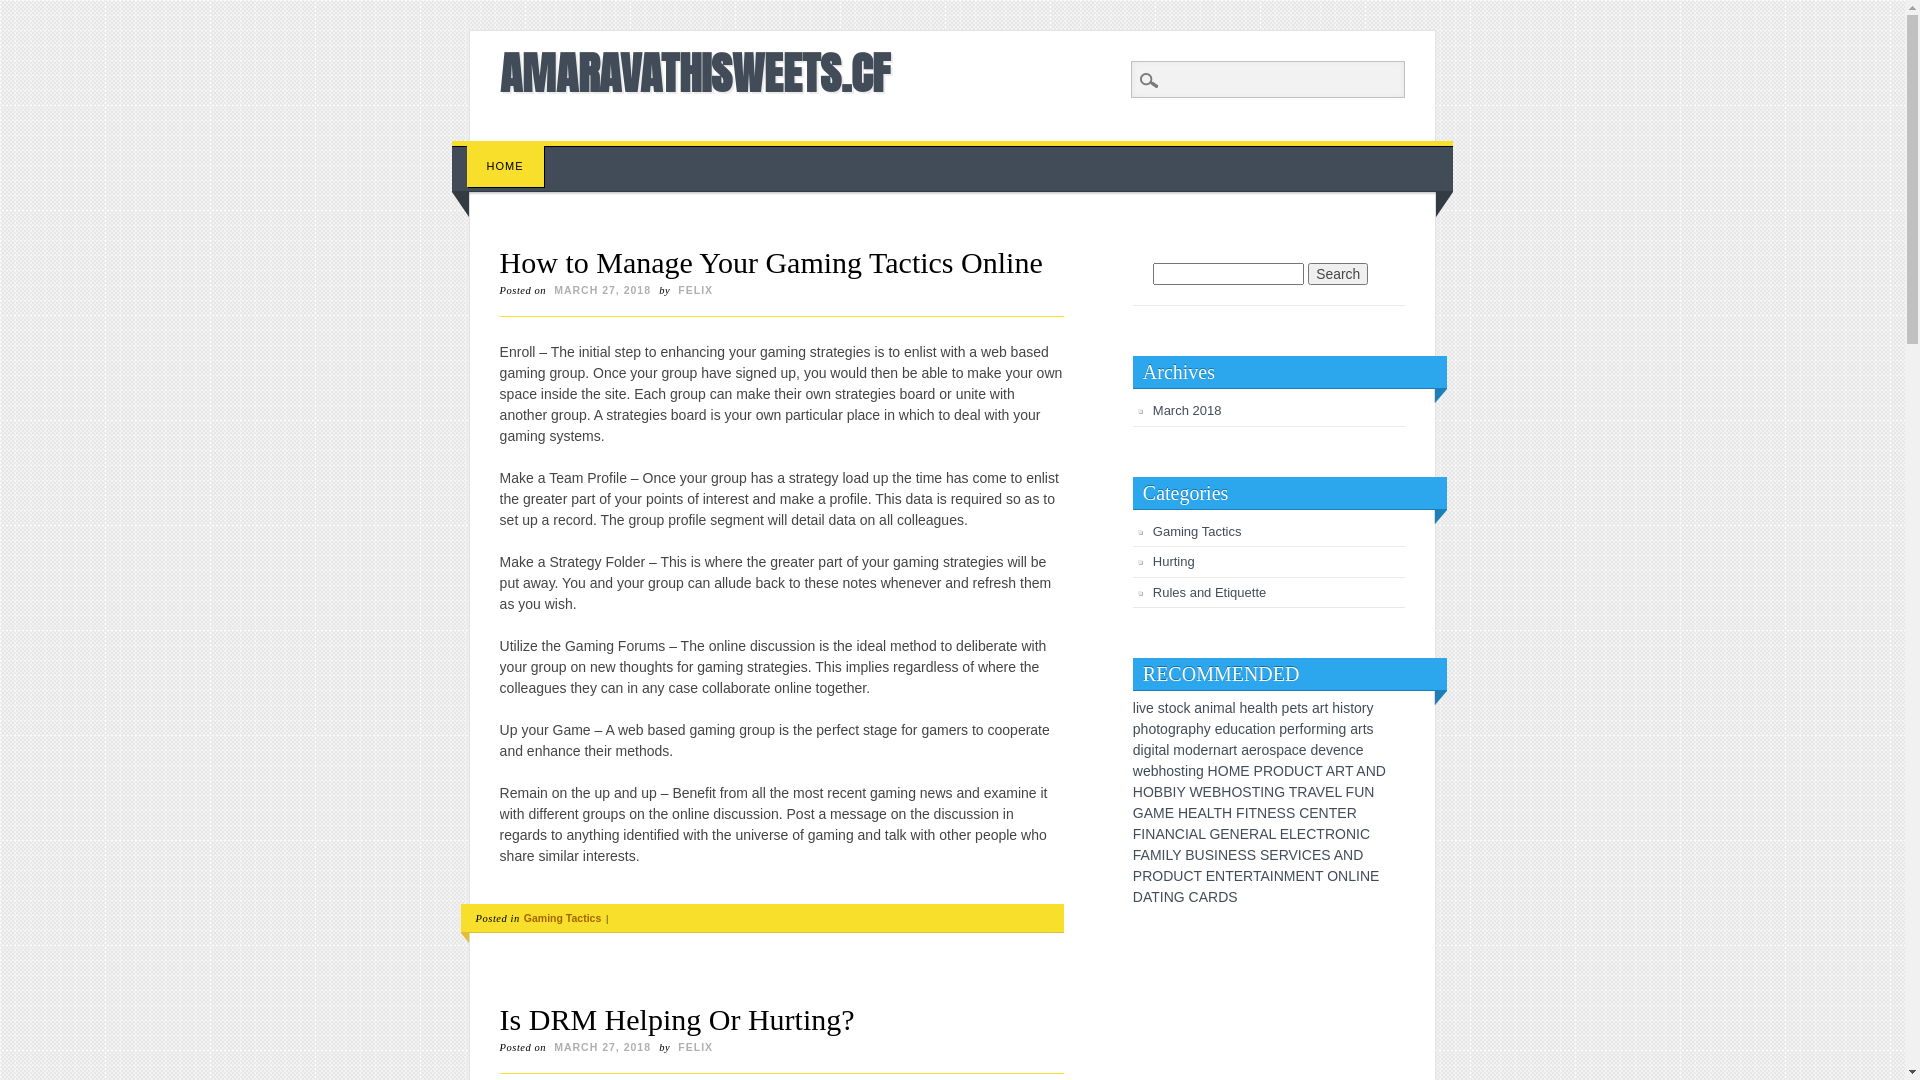 Image resolution: width=1920 pixels, height=1080 pixels. Describe the element at coordinates (601, 289) in the screenshot. I see `'MARCH 27, 2018'` at that location.